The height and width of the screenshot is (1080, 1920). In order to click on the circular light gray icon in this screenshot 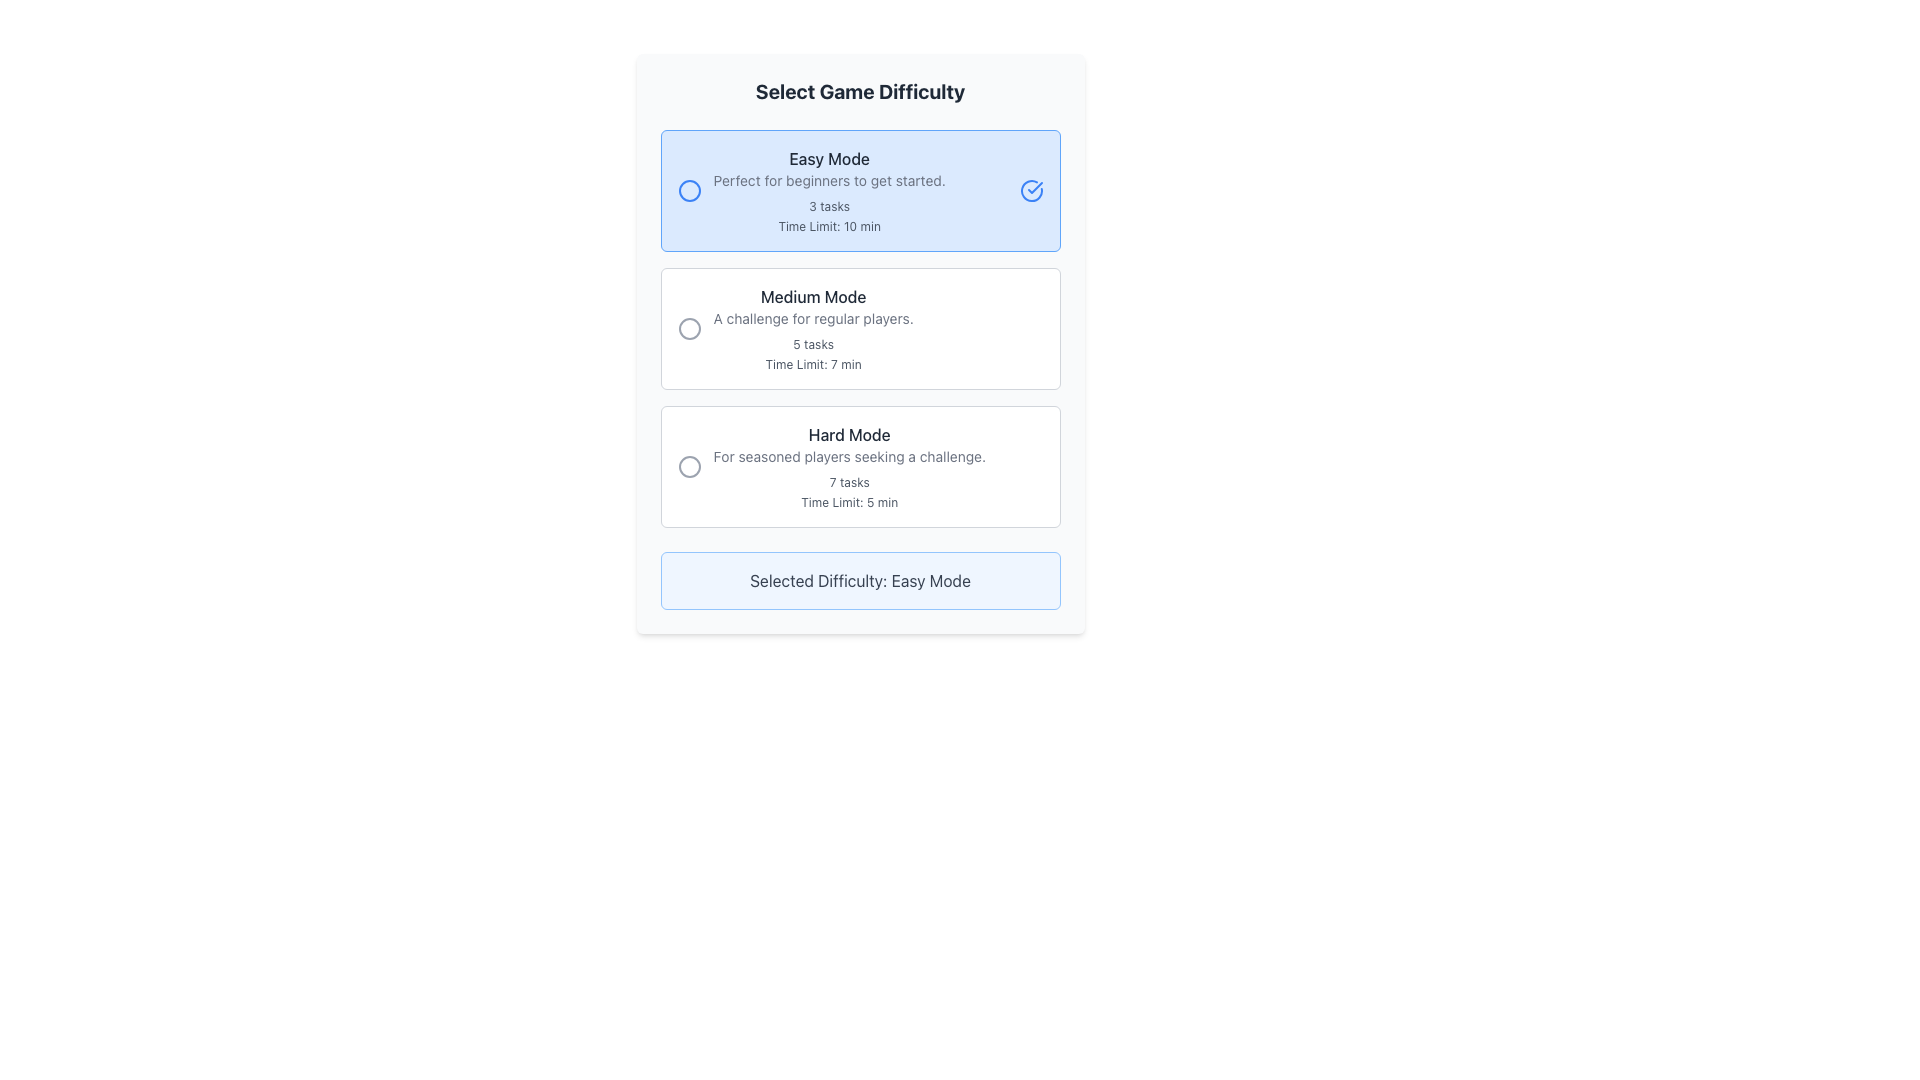, I will do `click(689, 466)`.